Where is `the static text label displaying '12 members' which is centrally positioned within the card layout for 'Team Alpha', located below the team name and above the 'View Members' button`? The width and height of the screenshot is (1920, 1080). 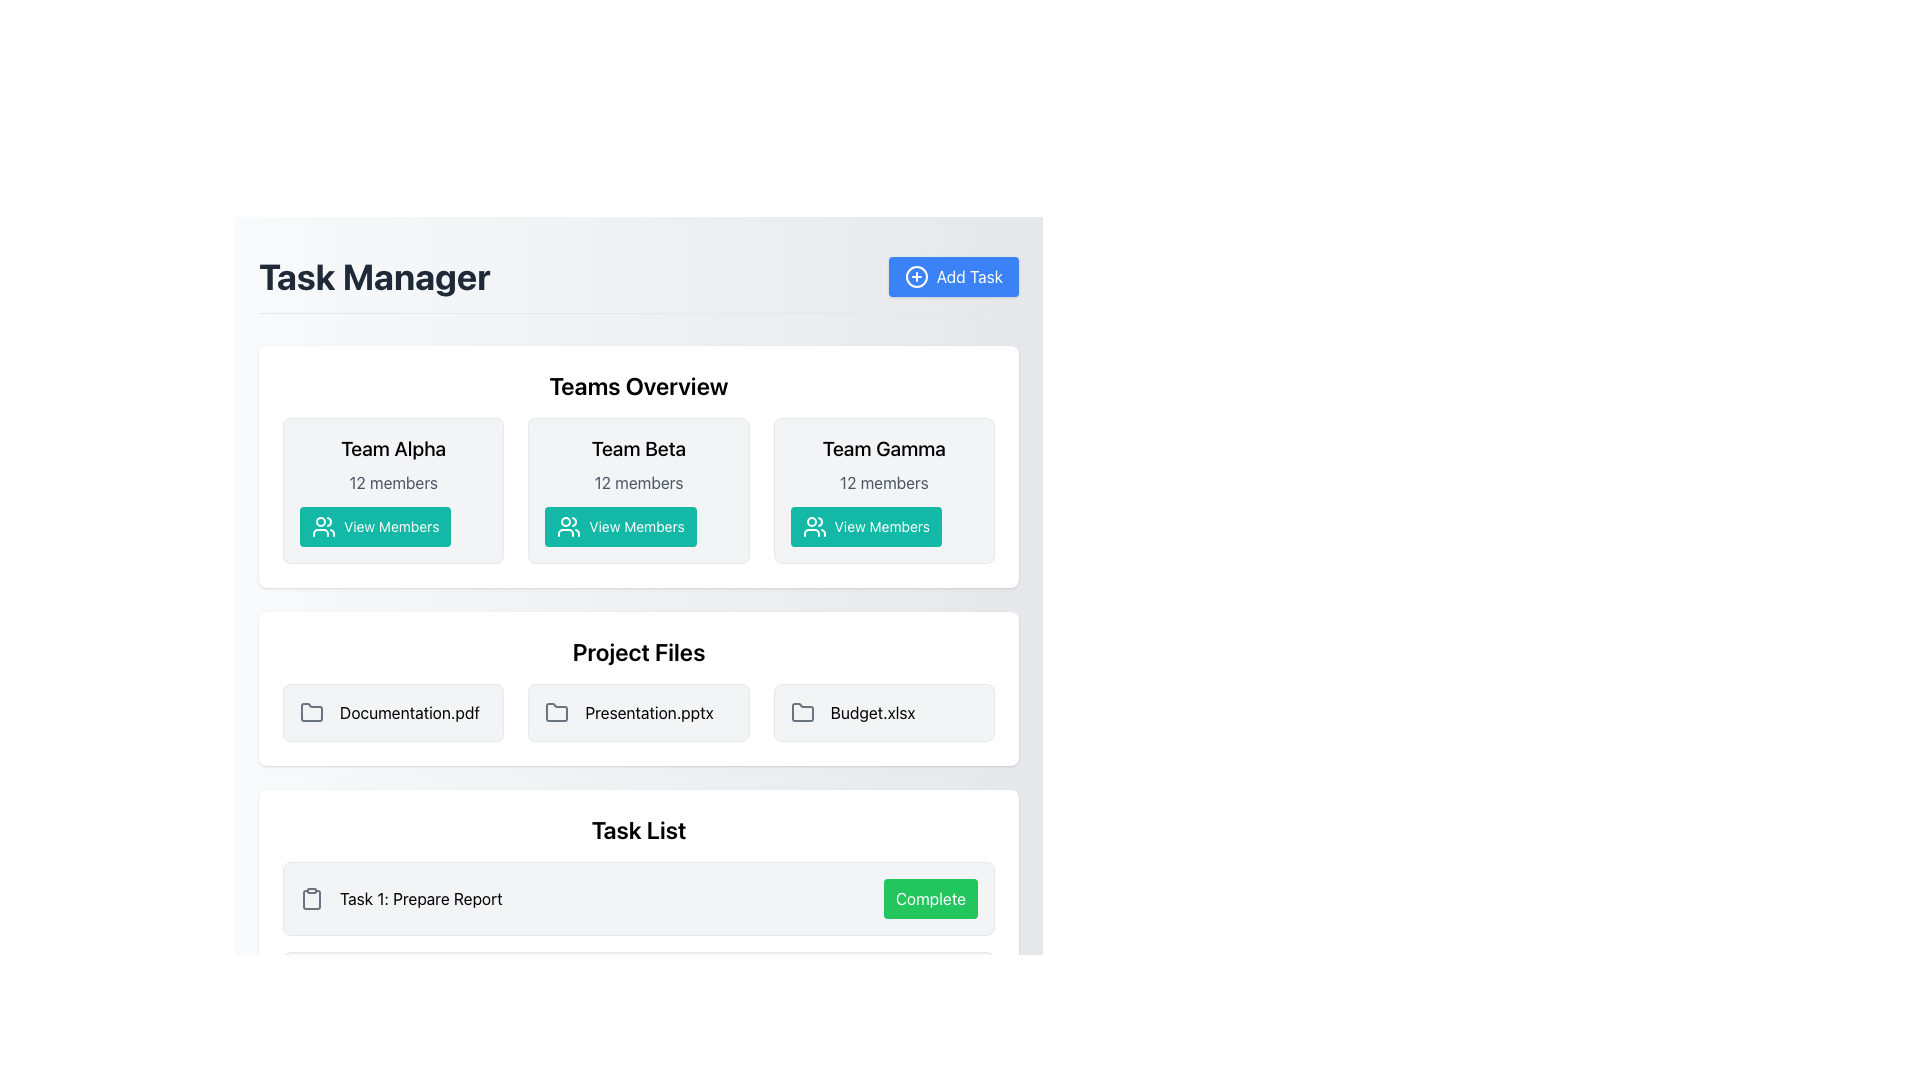 the static text label displaying '12 members' which is centrally positioned within the card layout for 'Team Alpha', located below the team name and above the 'View Members' button is located at coordinates (393, 482).